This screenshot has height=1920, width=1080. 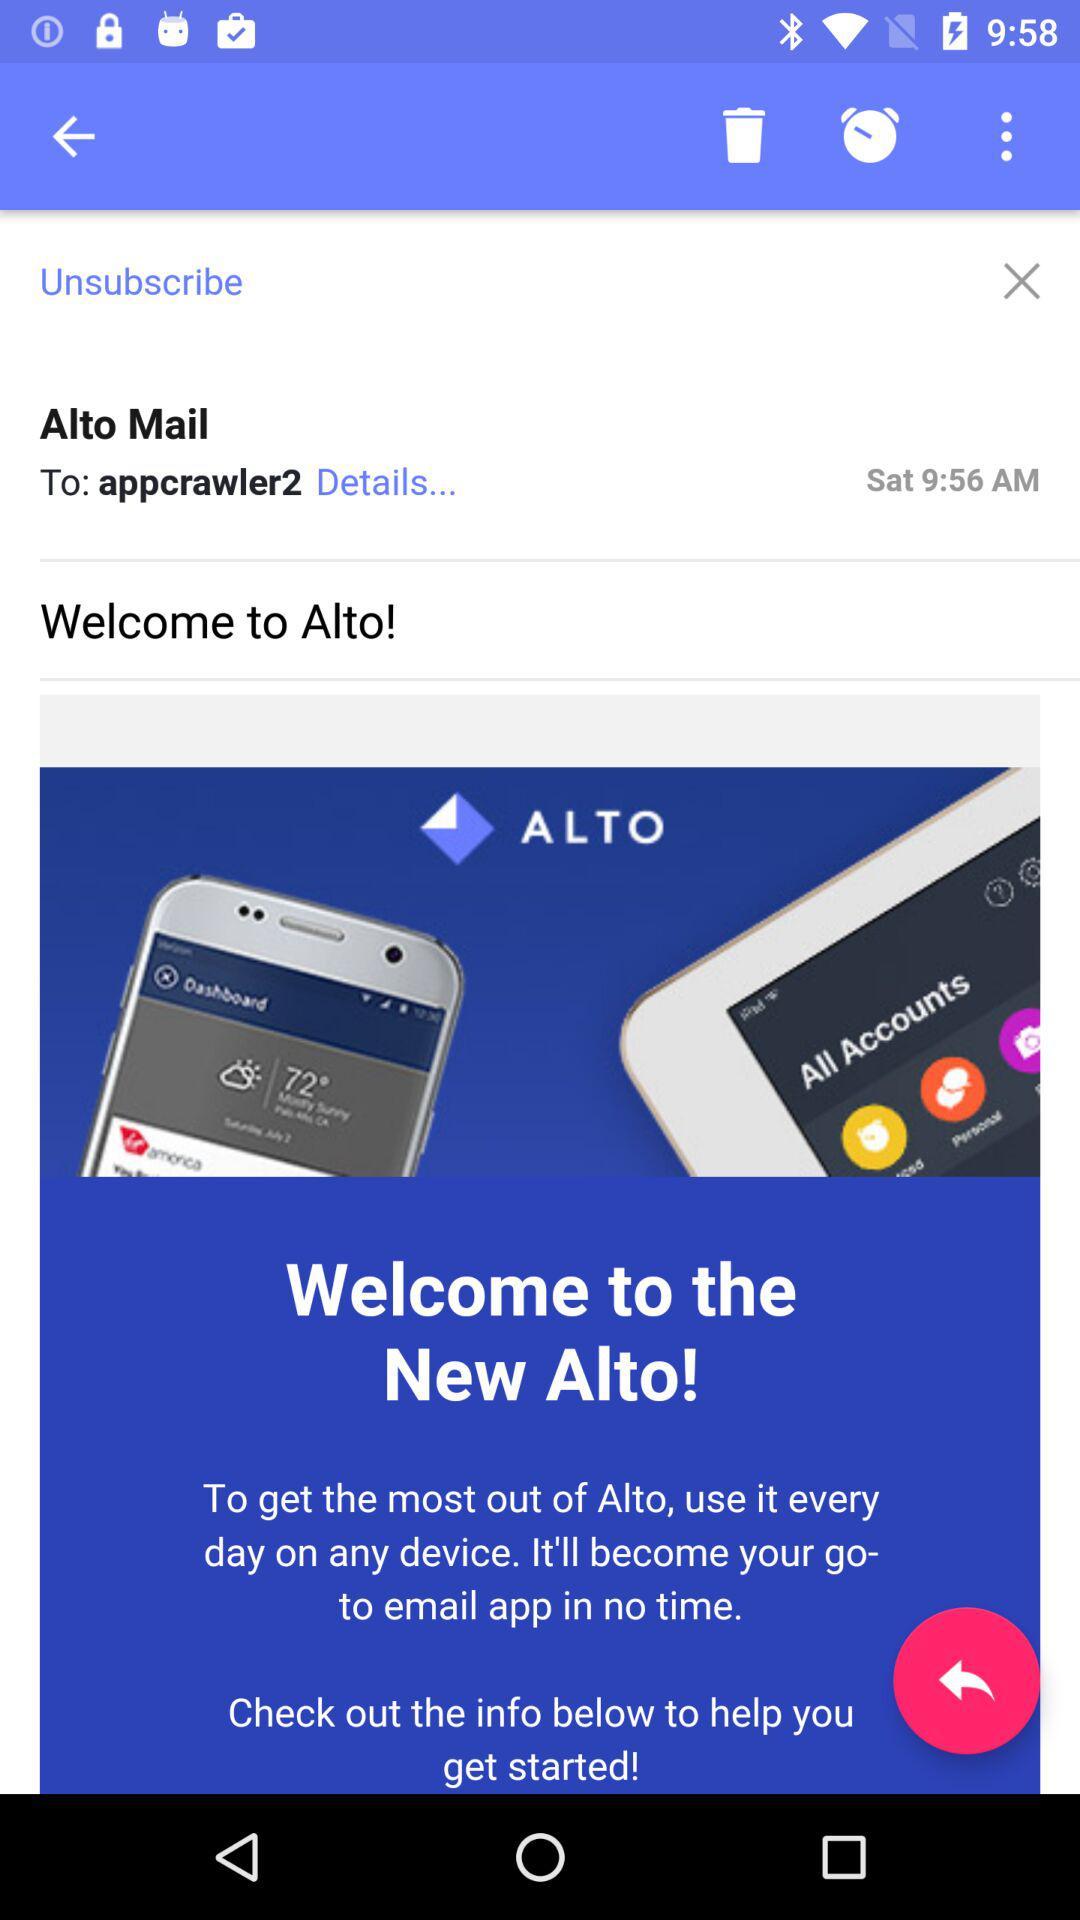 I want to click on the reply icon, so click(x=965, y=1680).